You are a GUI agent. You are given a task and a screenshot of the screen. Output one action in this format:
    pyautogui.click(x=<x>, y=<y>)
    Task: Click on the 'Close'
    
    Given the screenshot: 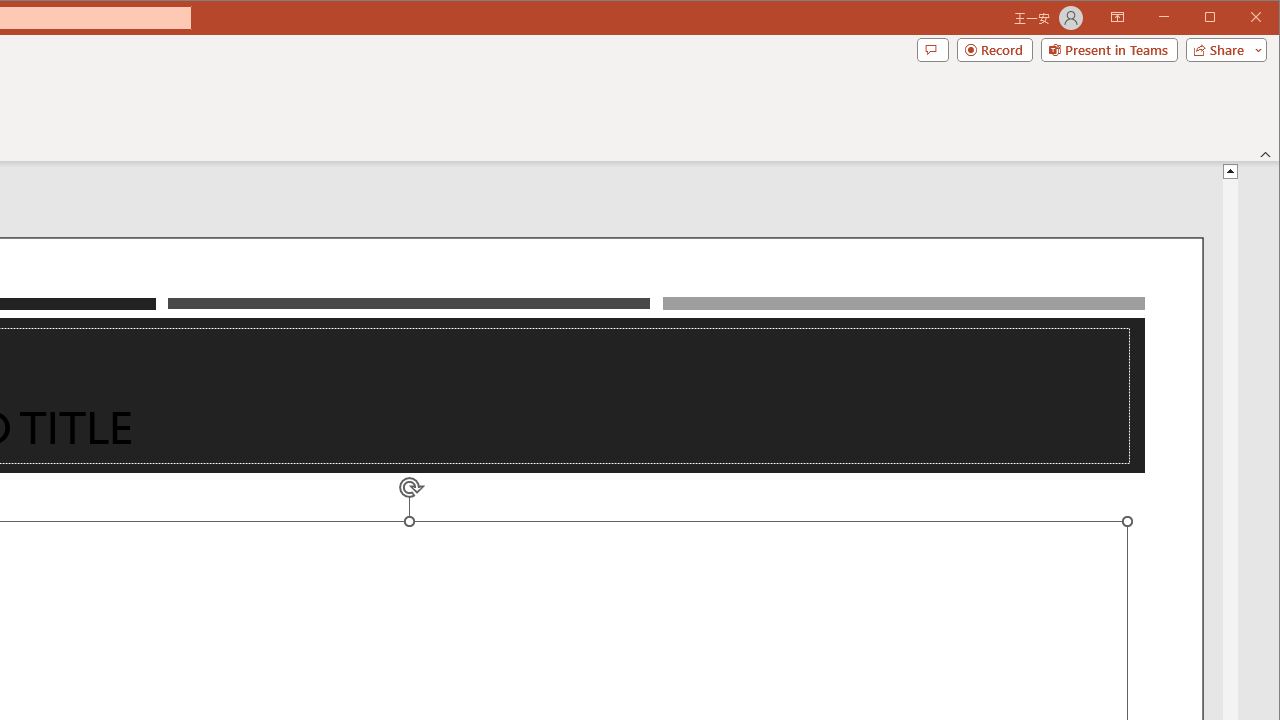 What is the action you would take?
    pyautogui.click(x=1260, y=19)
    